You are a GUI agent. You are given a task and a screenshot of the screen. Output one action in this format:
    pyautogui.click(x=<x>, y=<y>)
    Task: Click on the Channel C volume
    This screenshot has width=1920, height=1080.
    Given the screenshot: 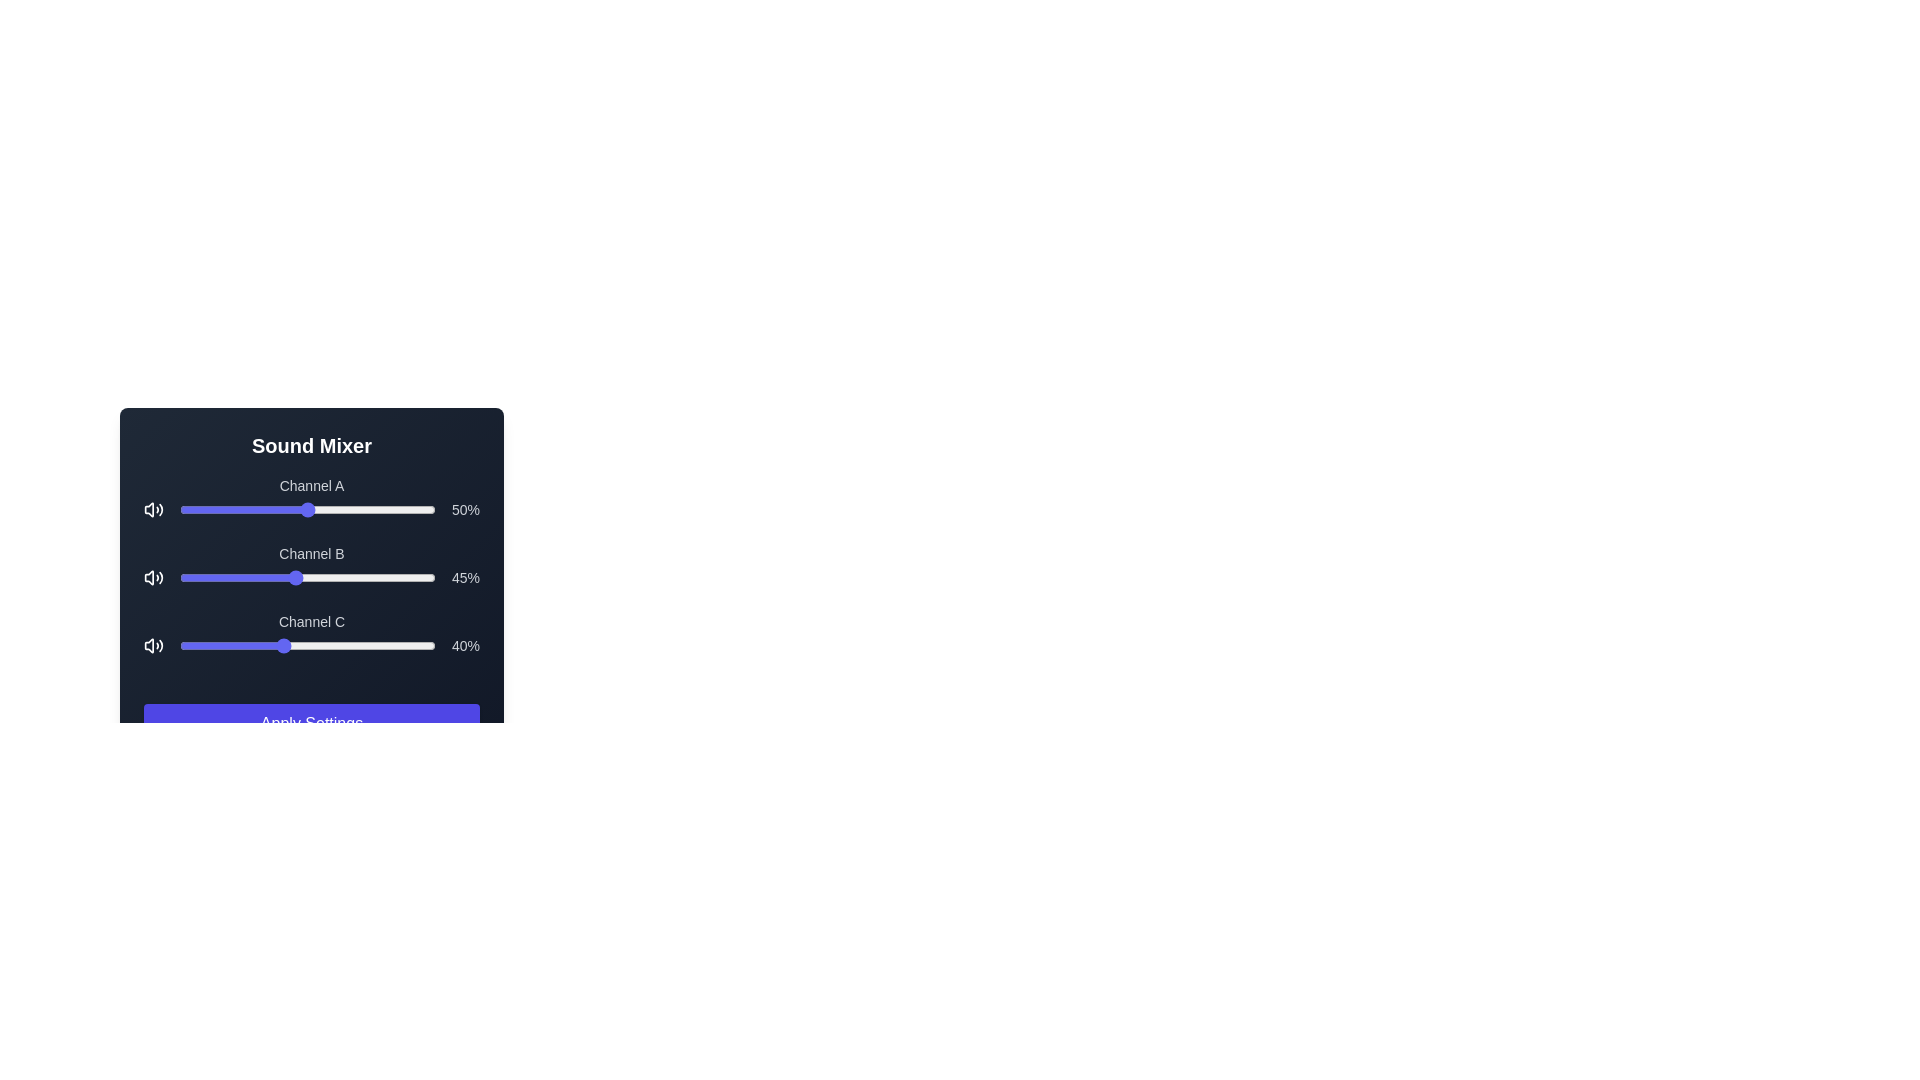 What is the action you would take?
    pyautogui.click(x=218, y=645)
    